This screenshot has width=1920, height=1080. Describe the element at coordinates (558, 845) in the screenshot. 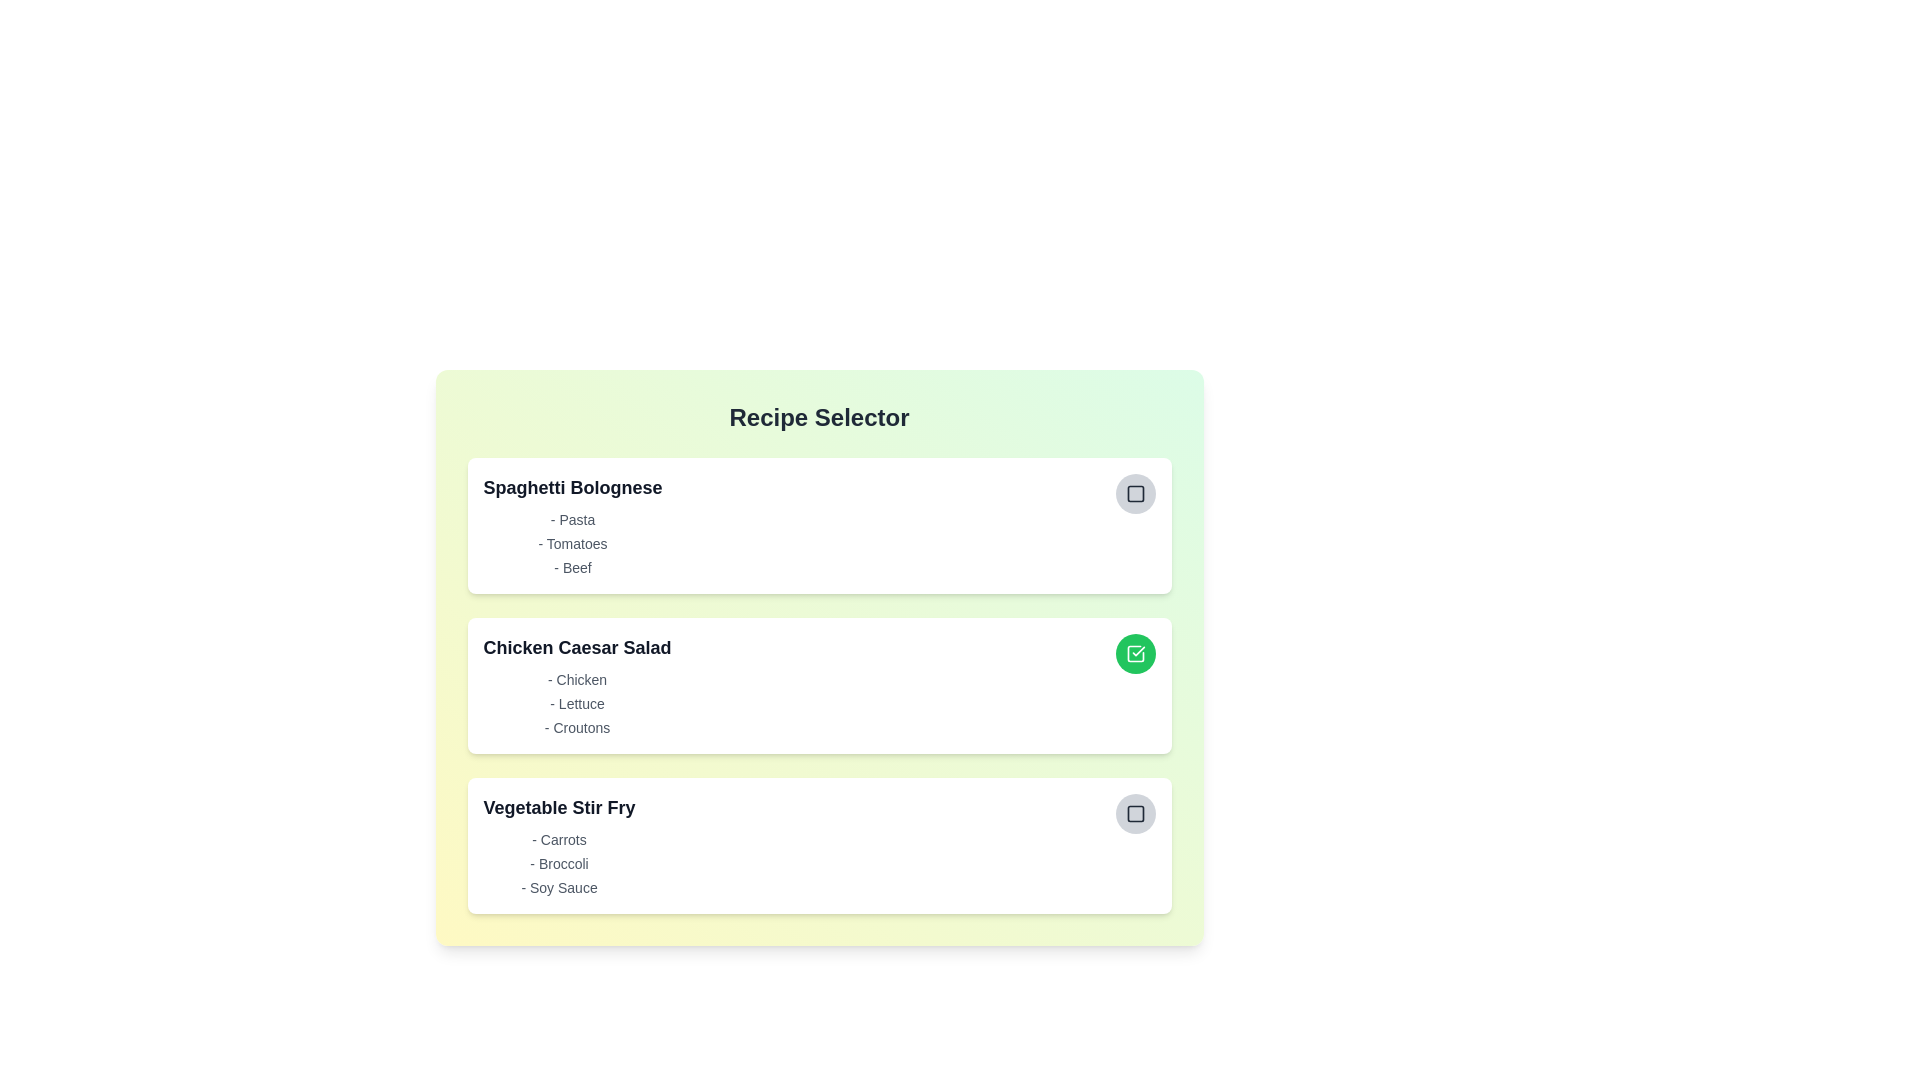

I see `the recipe Vegetable Stir Fry to view its ingredients` at that location.